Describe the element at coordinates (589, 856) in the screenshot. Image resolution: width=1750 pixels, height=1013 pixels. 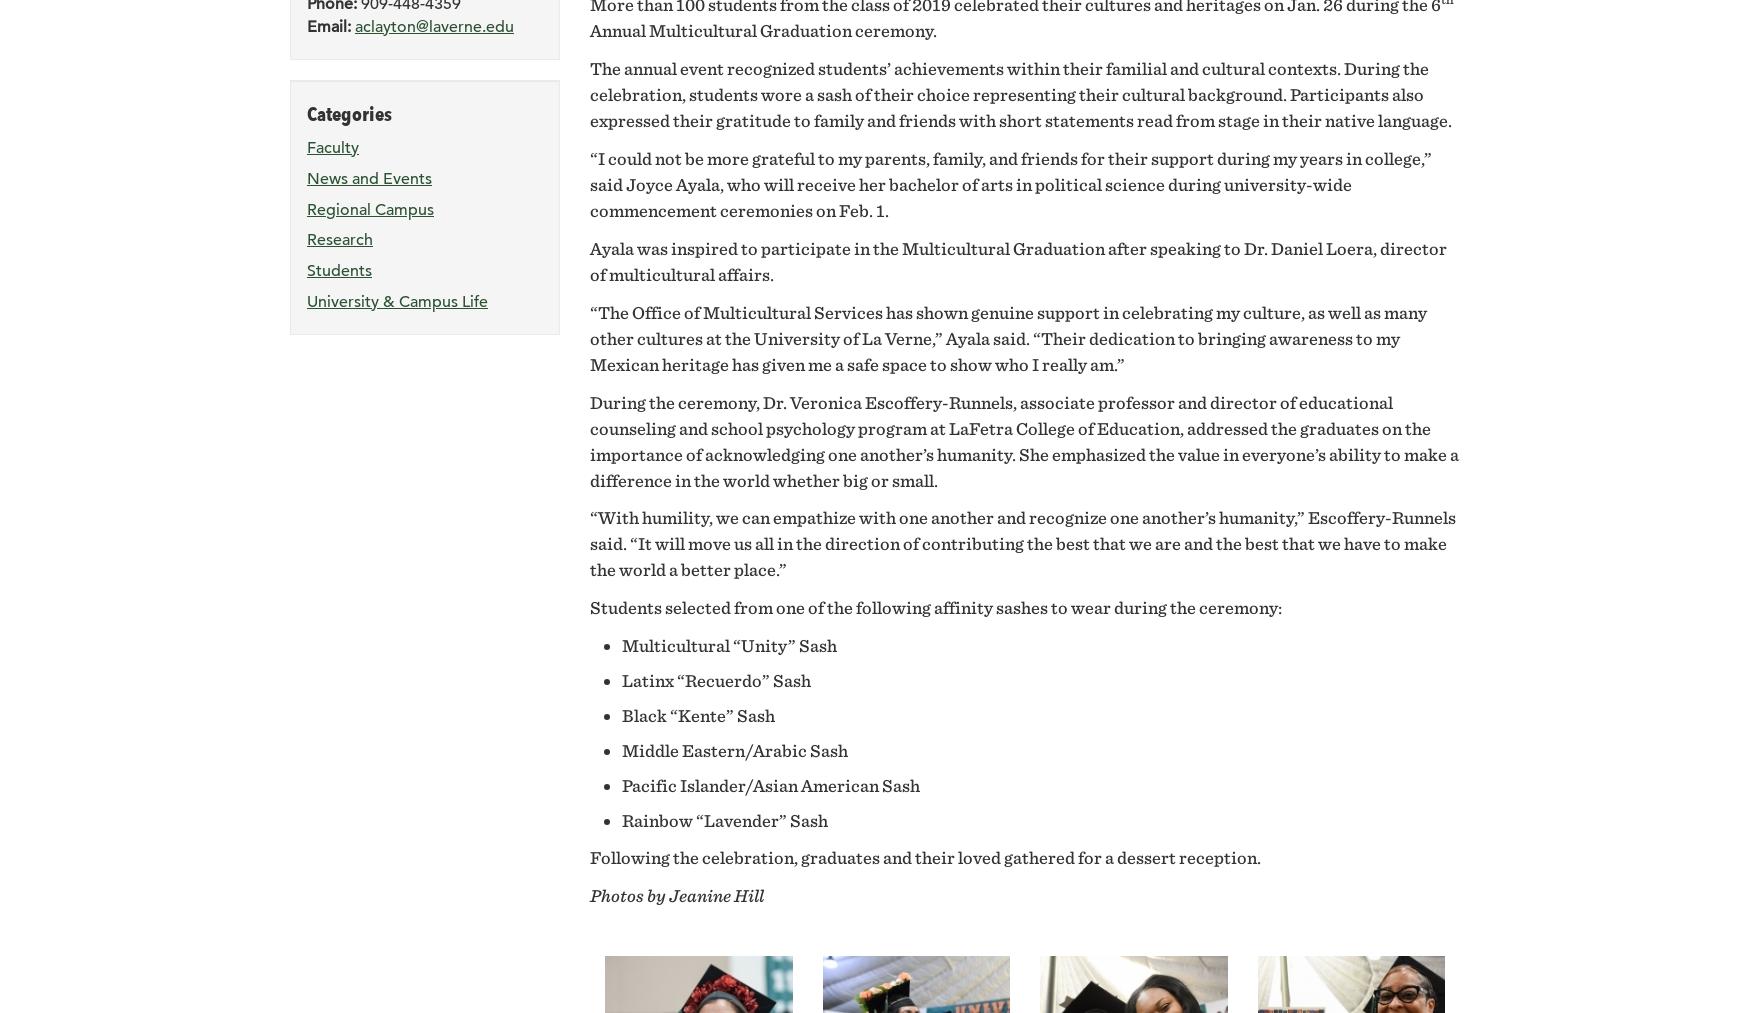
I see `'Following the celebration, graduates and their loved gathered for a dessert reception.'` at that location.